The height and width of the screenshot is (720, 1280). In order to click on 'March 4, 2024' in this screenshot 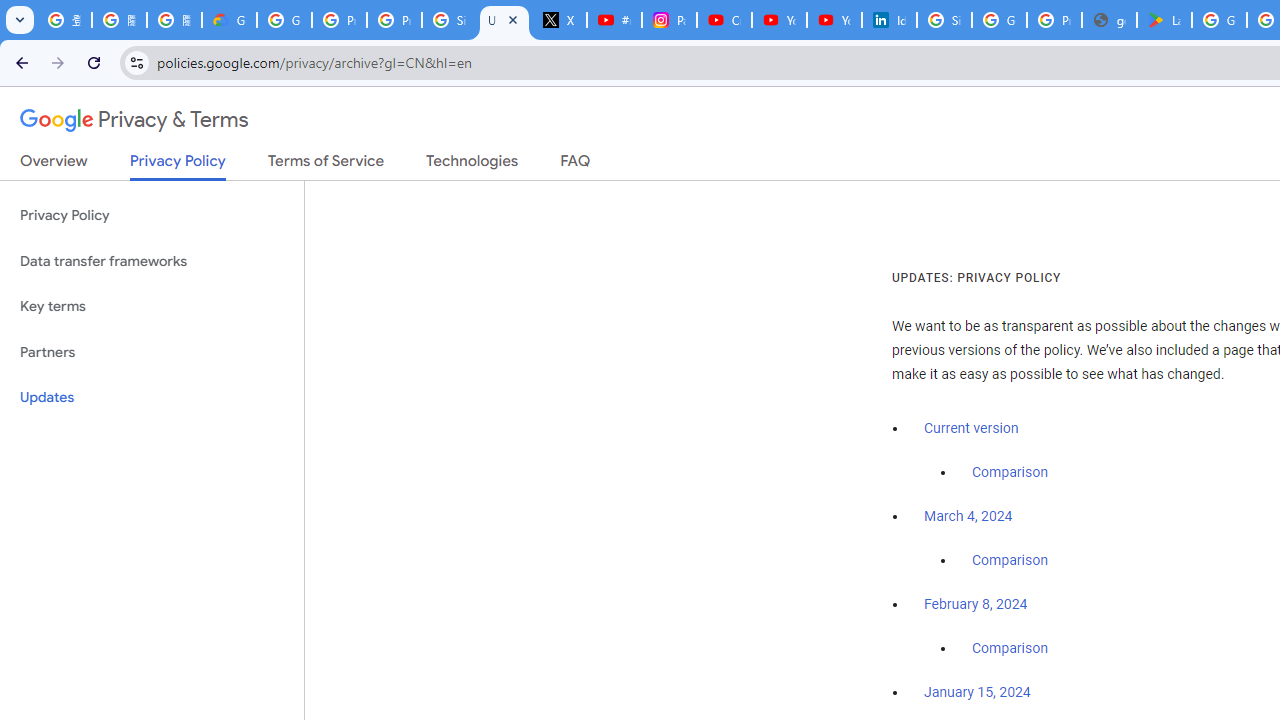, I will do `click(968, 516)`.